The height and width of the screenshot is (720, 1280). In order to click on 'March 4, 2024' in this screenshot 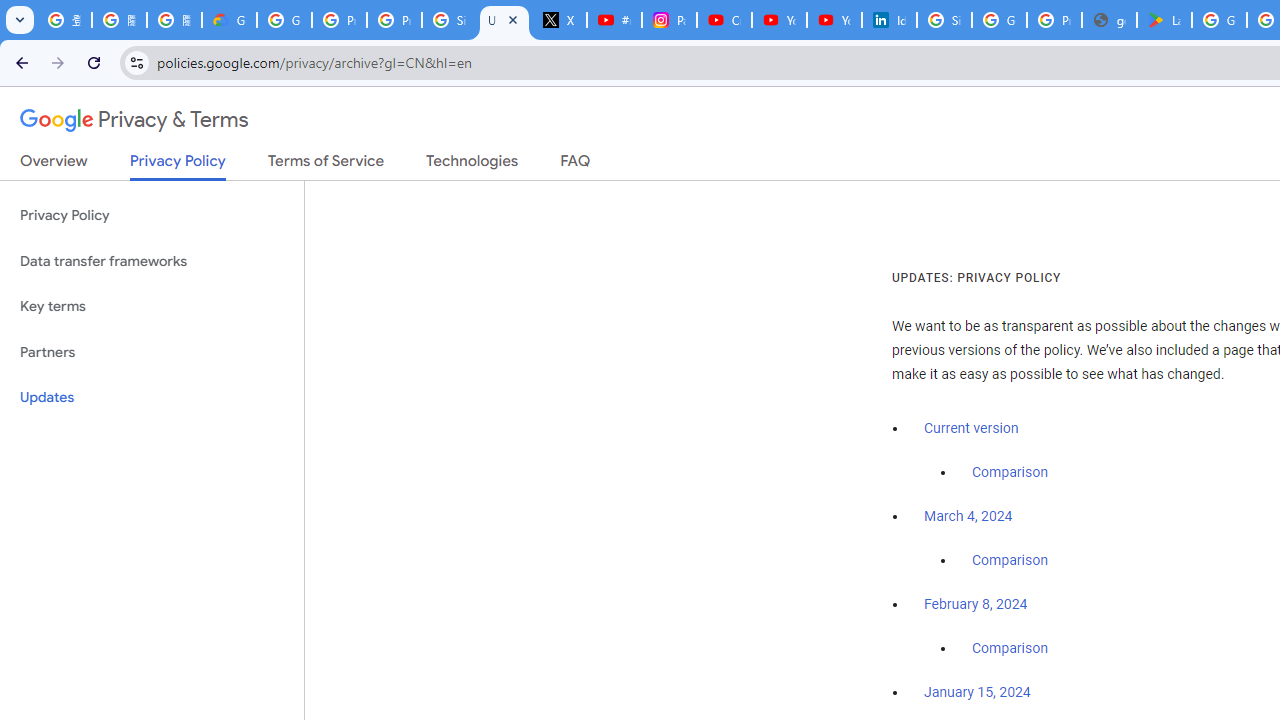, I will do `click(968, 516)`.